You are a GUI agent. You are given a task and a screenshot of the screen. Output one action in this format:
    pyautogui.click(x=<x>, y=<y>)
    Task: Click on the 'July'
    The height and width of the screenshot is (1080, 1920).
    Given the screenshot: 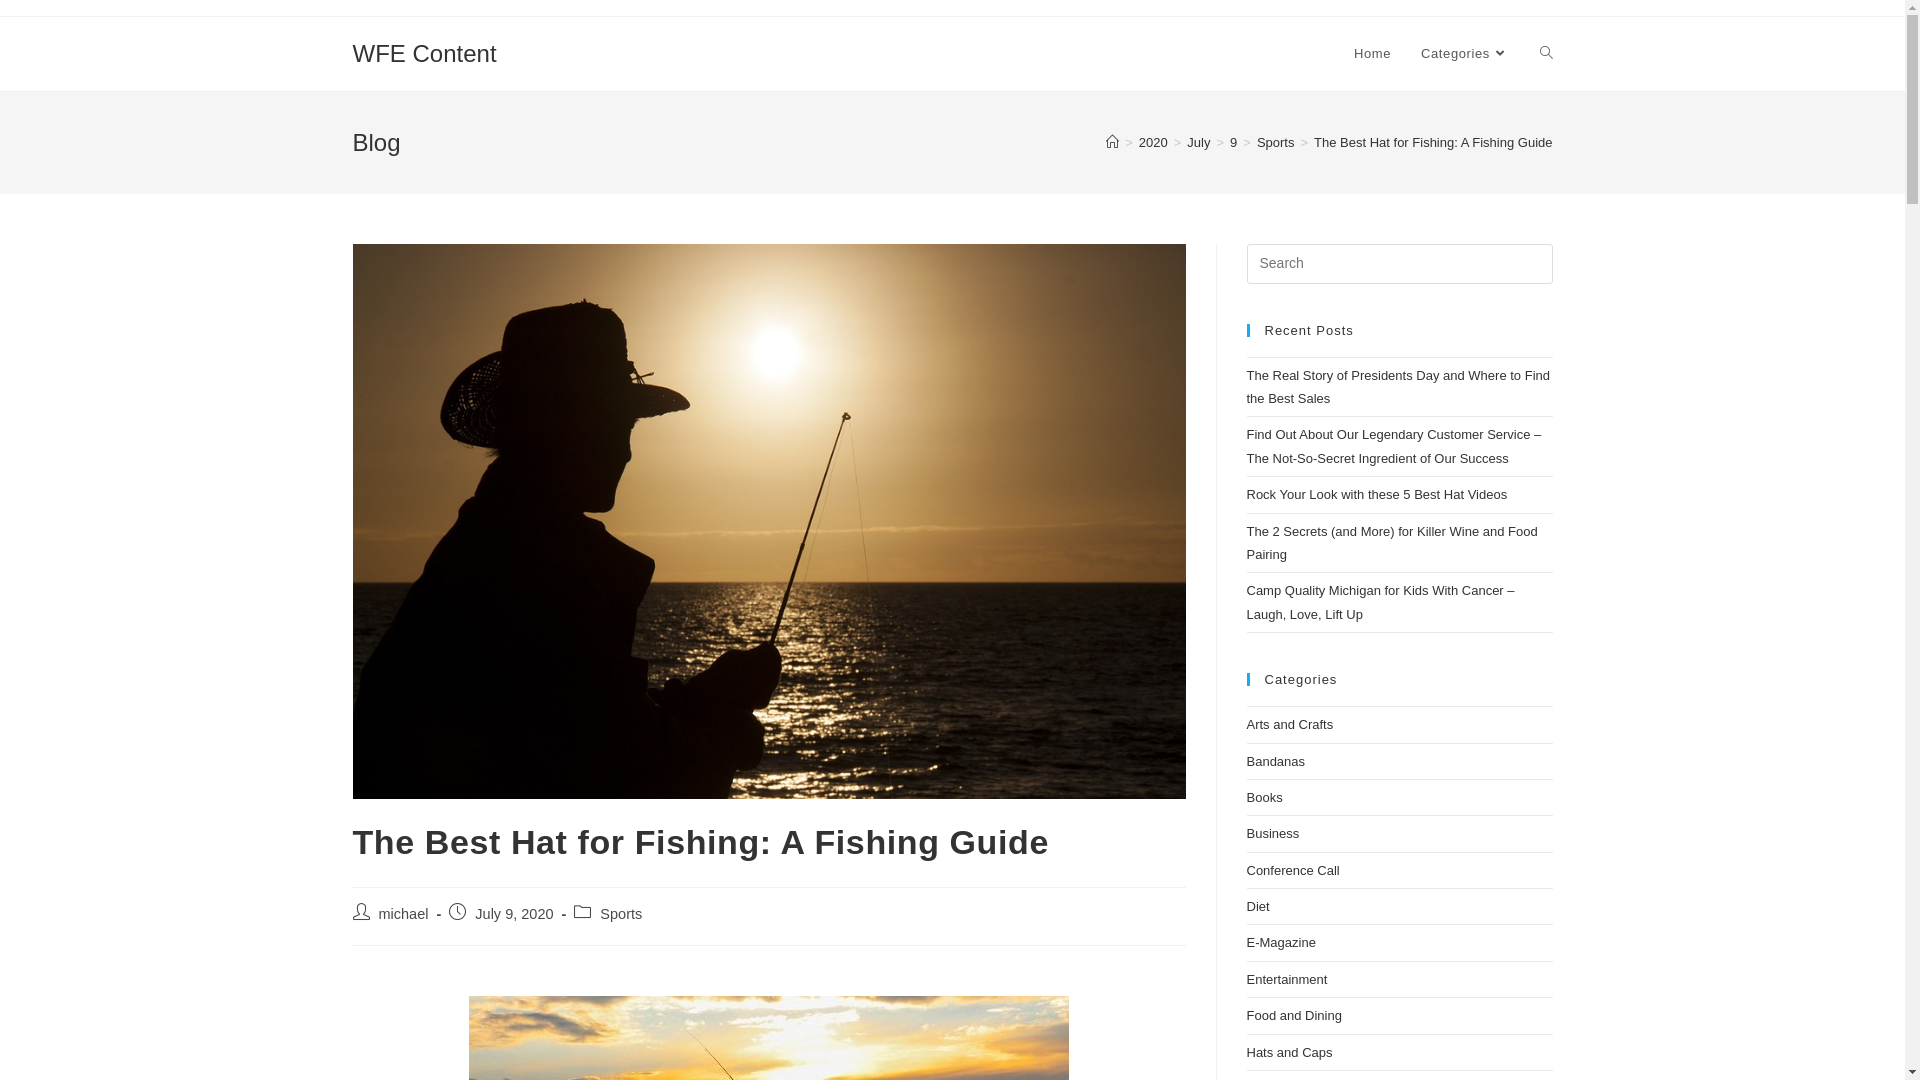 What is the action you would take?
    pyautogui.click(x=1198, y=141)
    